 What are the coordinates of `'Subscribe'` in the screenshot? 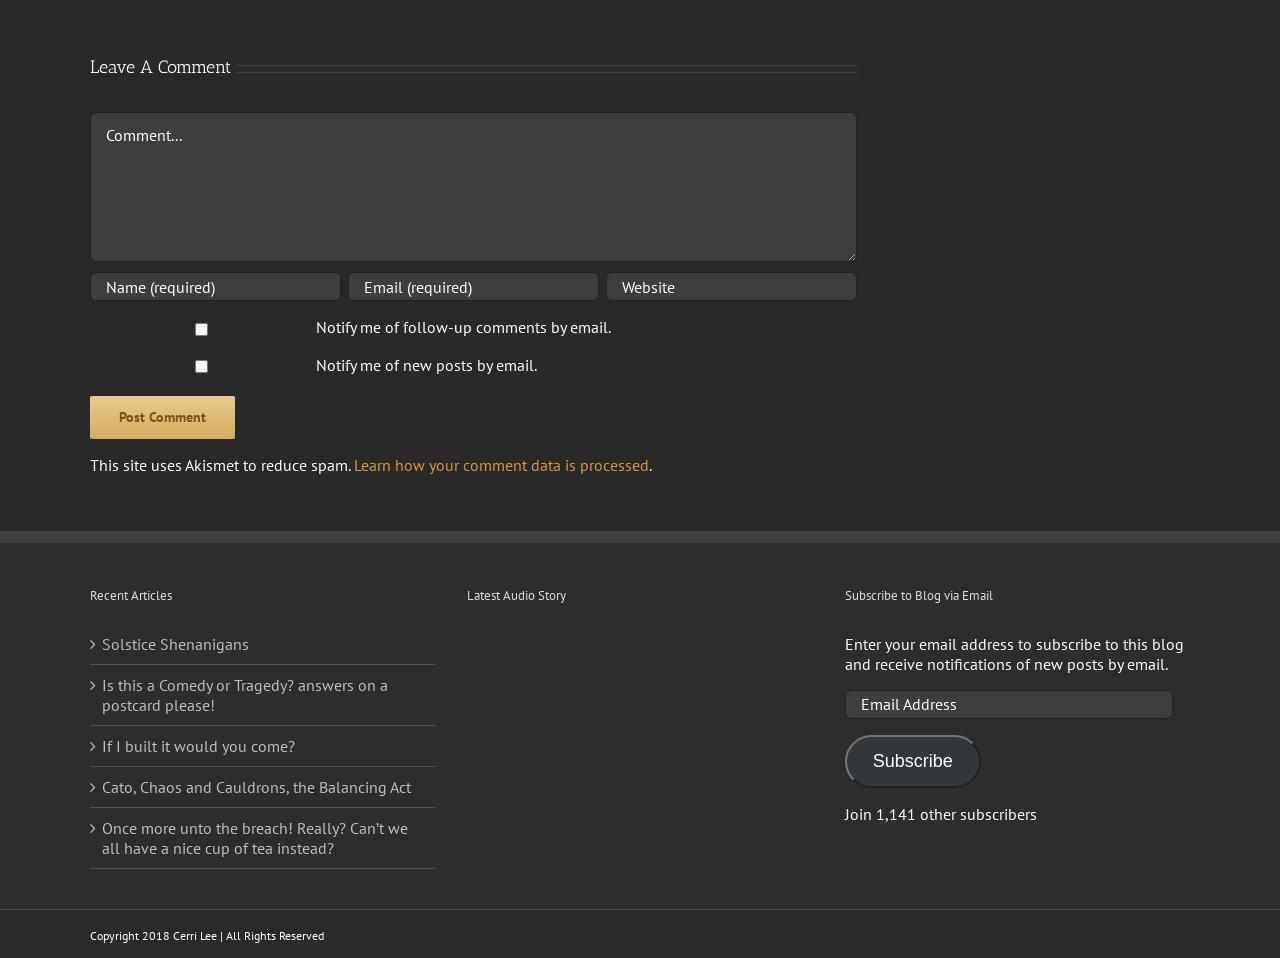 It's located at (911, 759).